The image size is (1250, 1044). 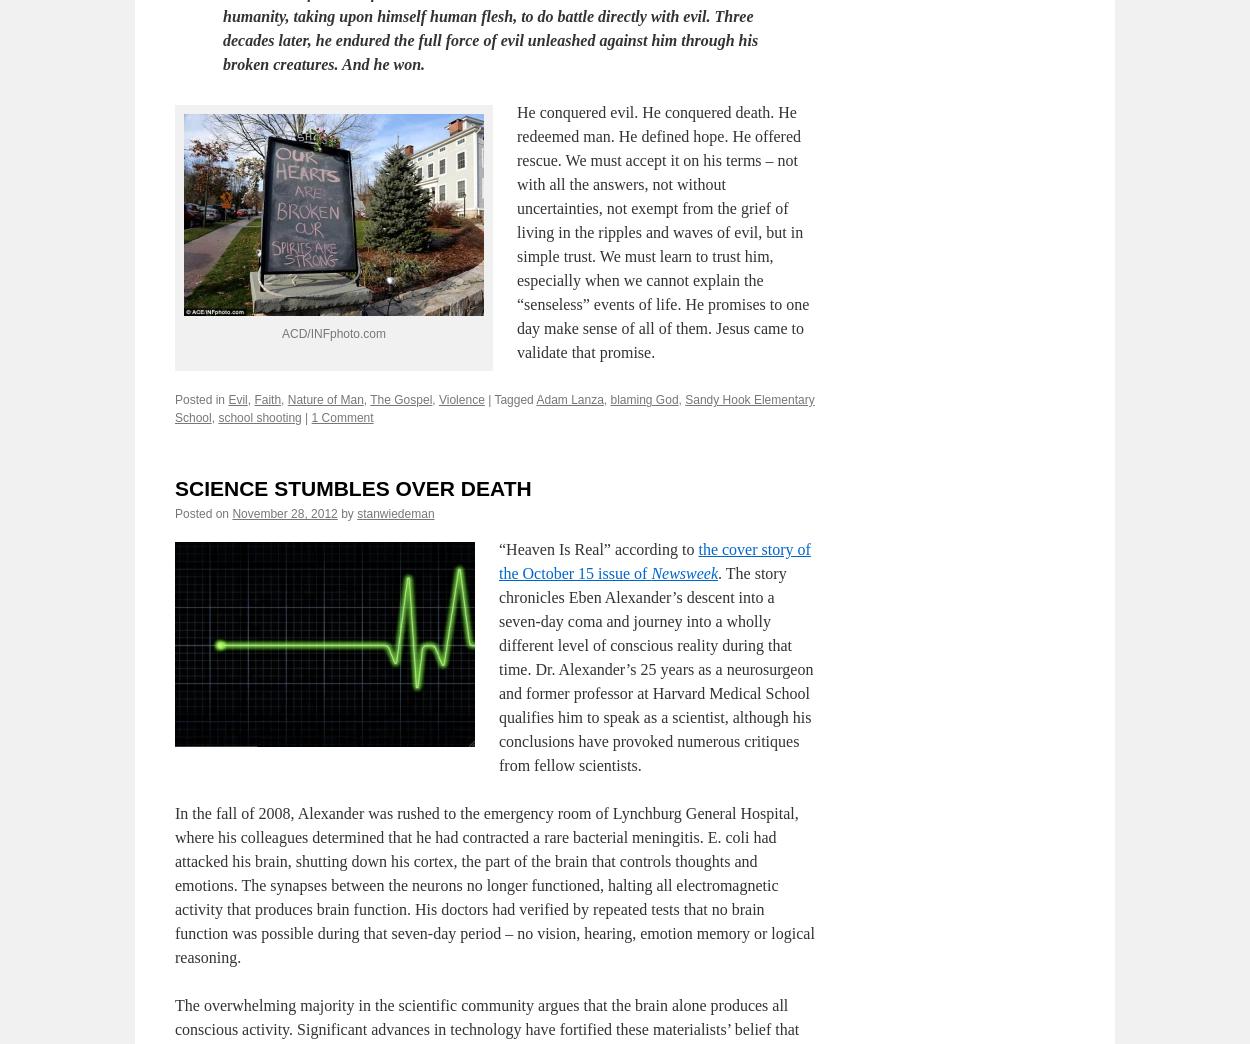 I want to click on 'Evil', so click(x=236, y=496).